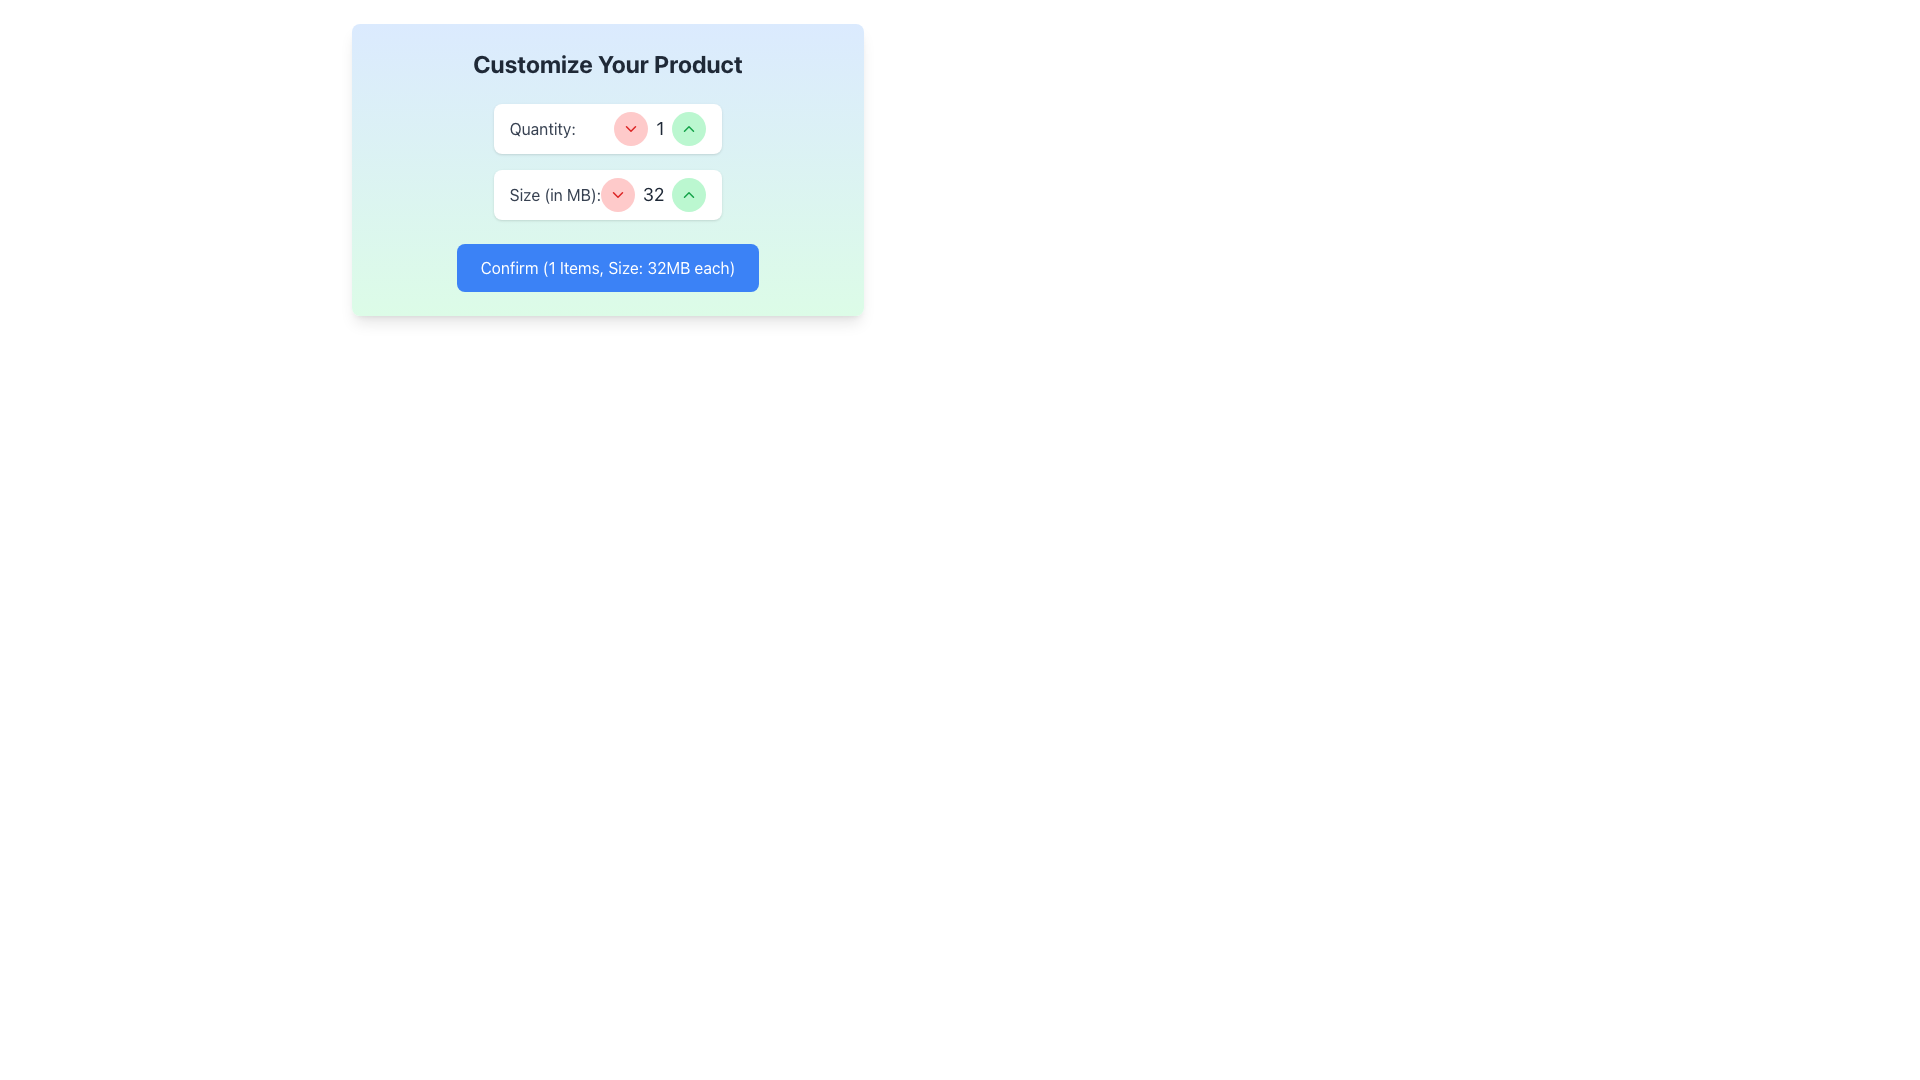 The width and height of the screenshot is (1920, 1080). I want to click on the text element that displays the currently selected size in MB, located between the red circular button with a downward chevron and the green circular button with an upward chevron in the 'Size (in MB):' section, so click(653, 195).